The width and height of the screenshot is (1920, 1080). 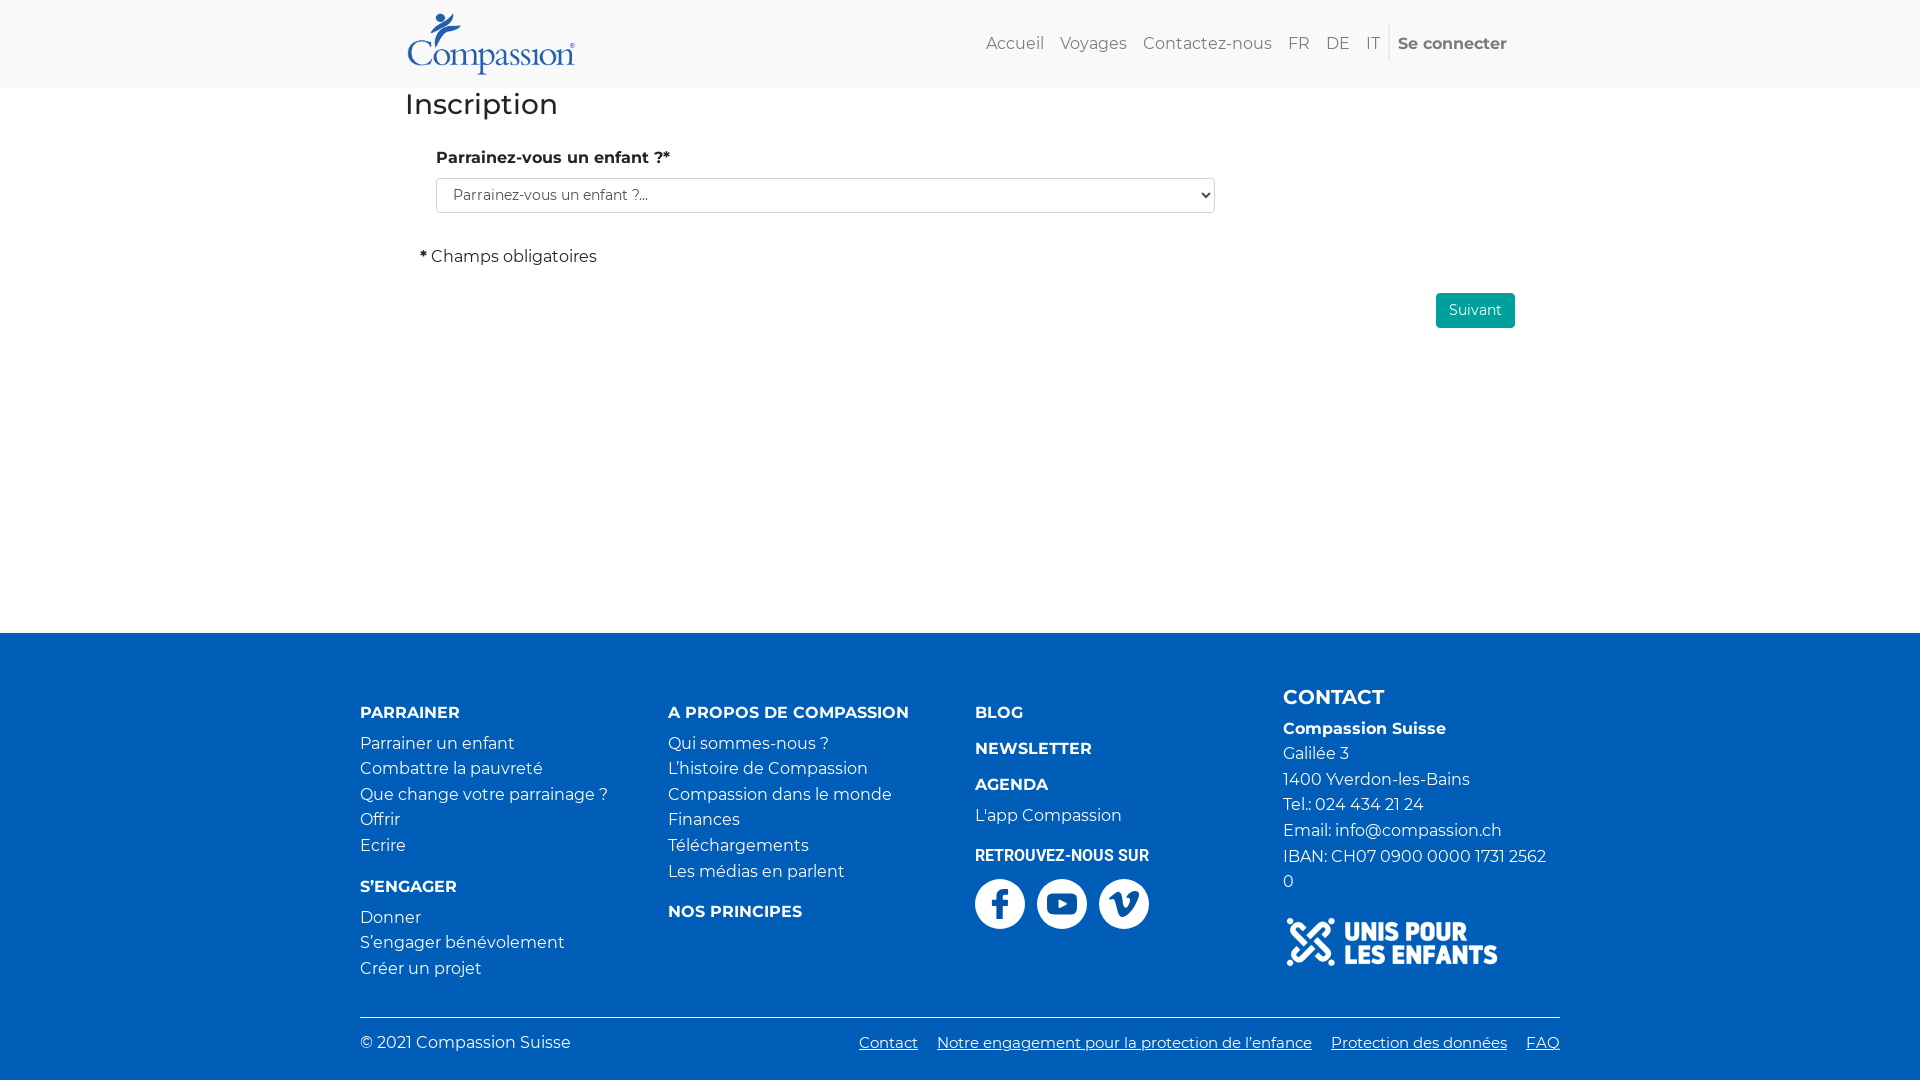 I want to click on 'IT', so click(x=1371, y=43).